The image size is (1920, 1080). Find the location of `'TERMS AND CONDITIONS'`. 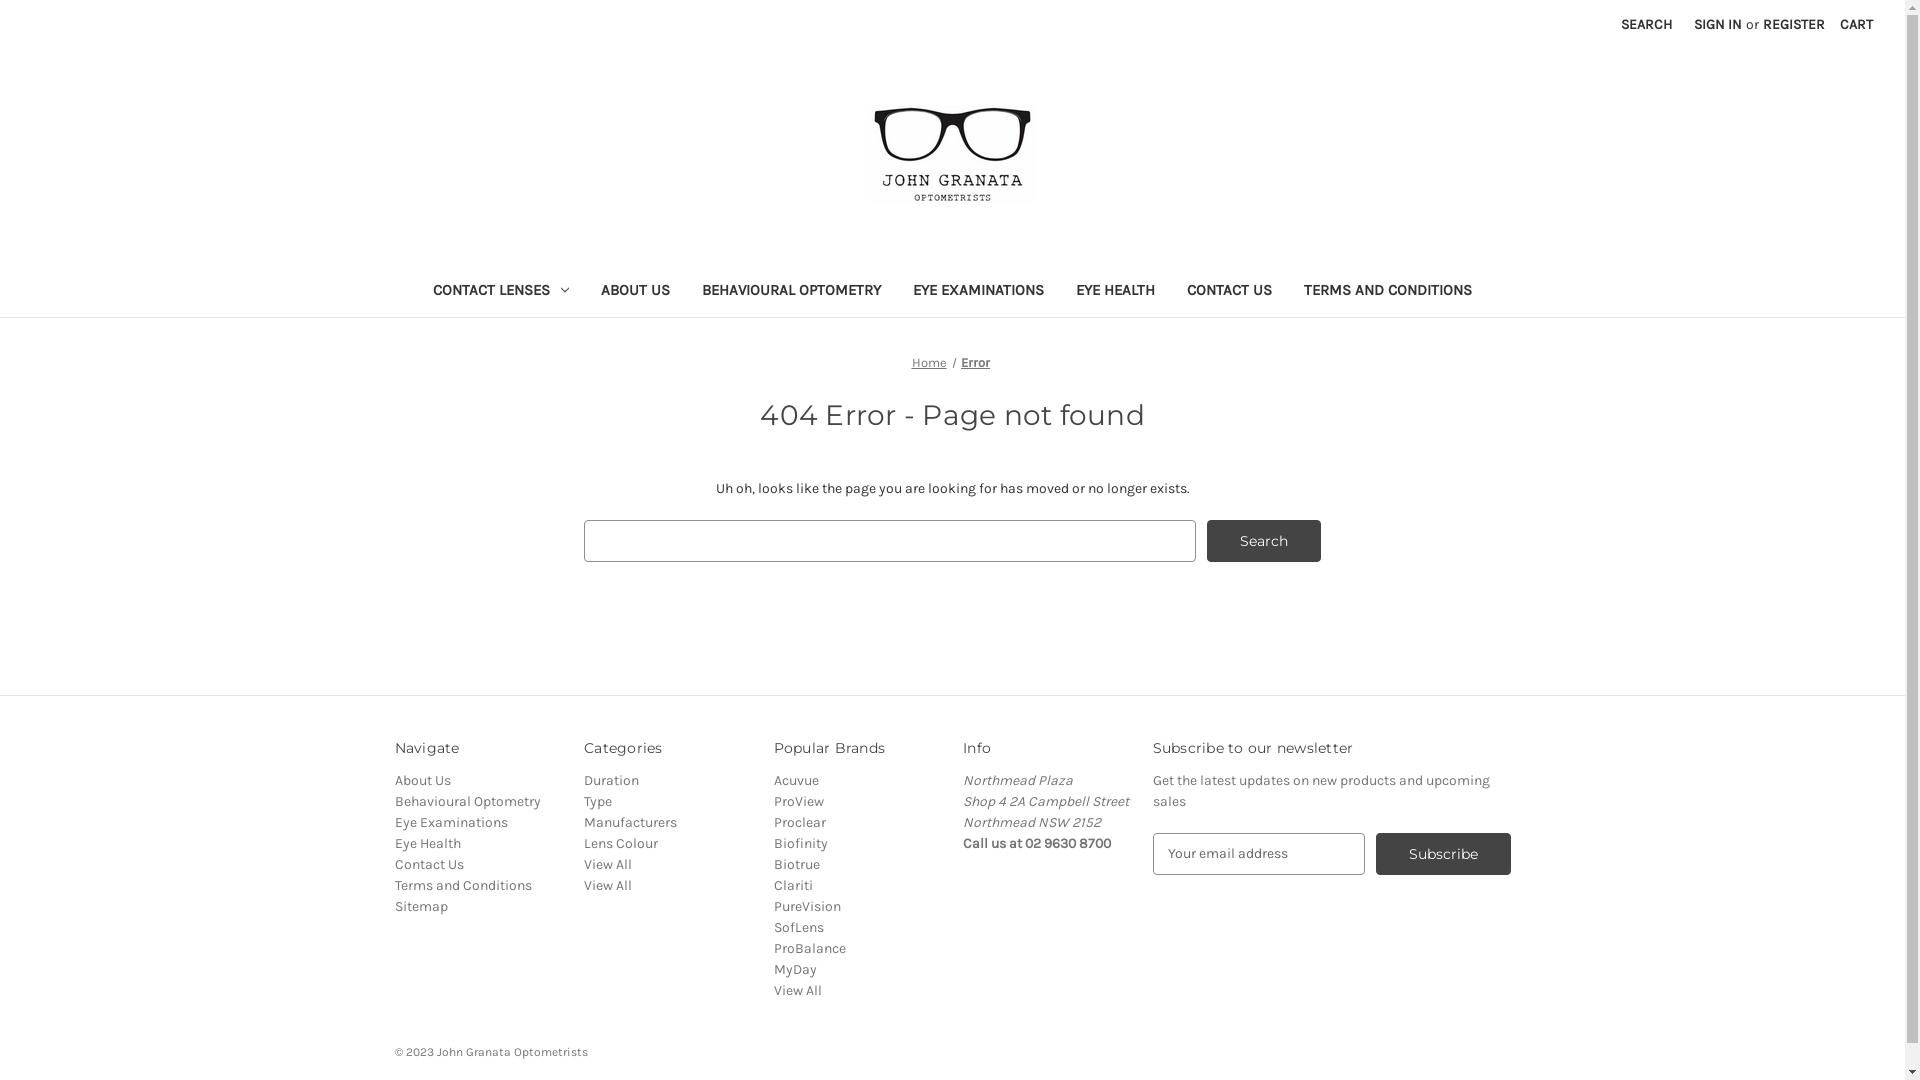

'TERMS AND CONDITIONS' is located at coordinates (1386, 292).